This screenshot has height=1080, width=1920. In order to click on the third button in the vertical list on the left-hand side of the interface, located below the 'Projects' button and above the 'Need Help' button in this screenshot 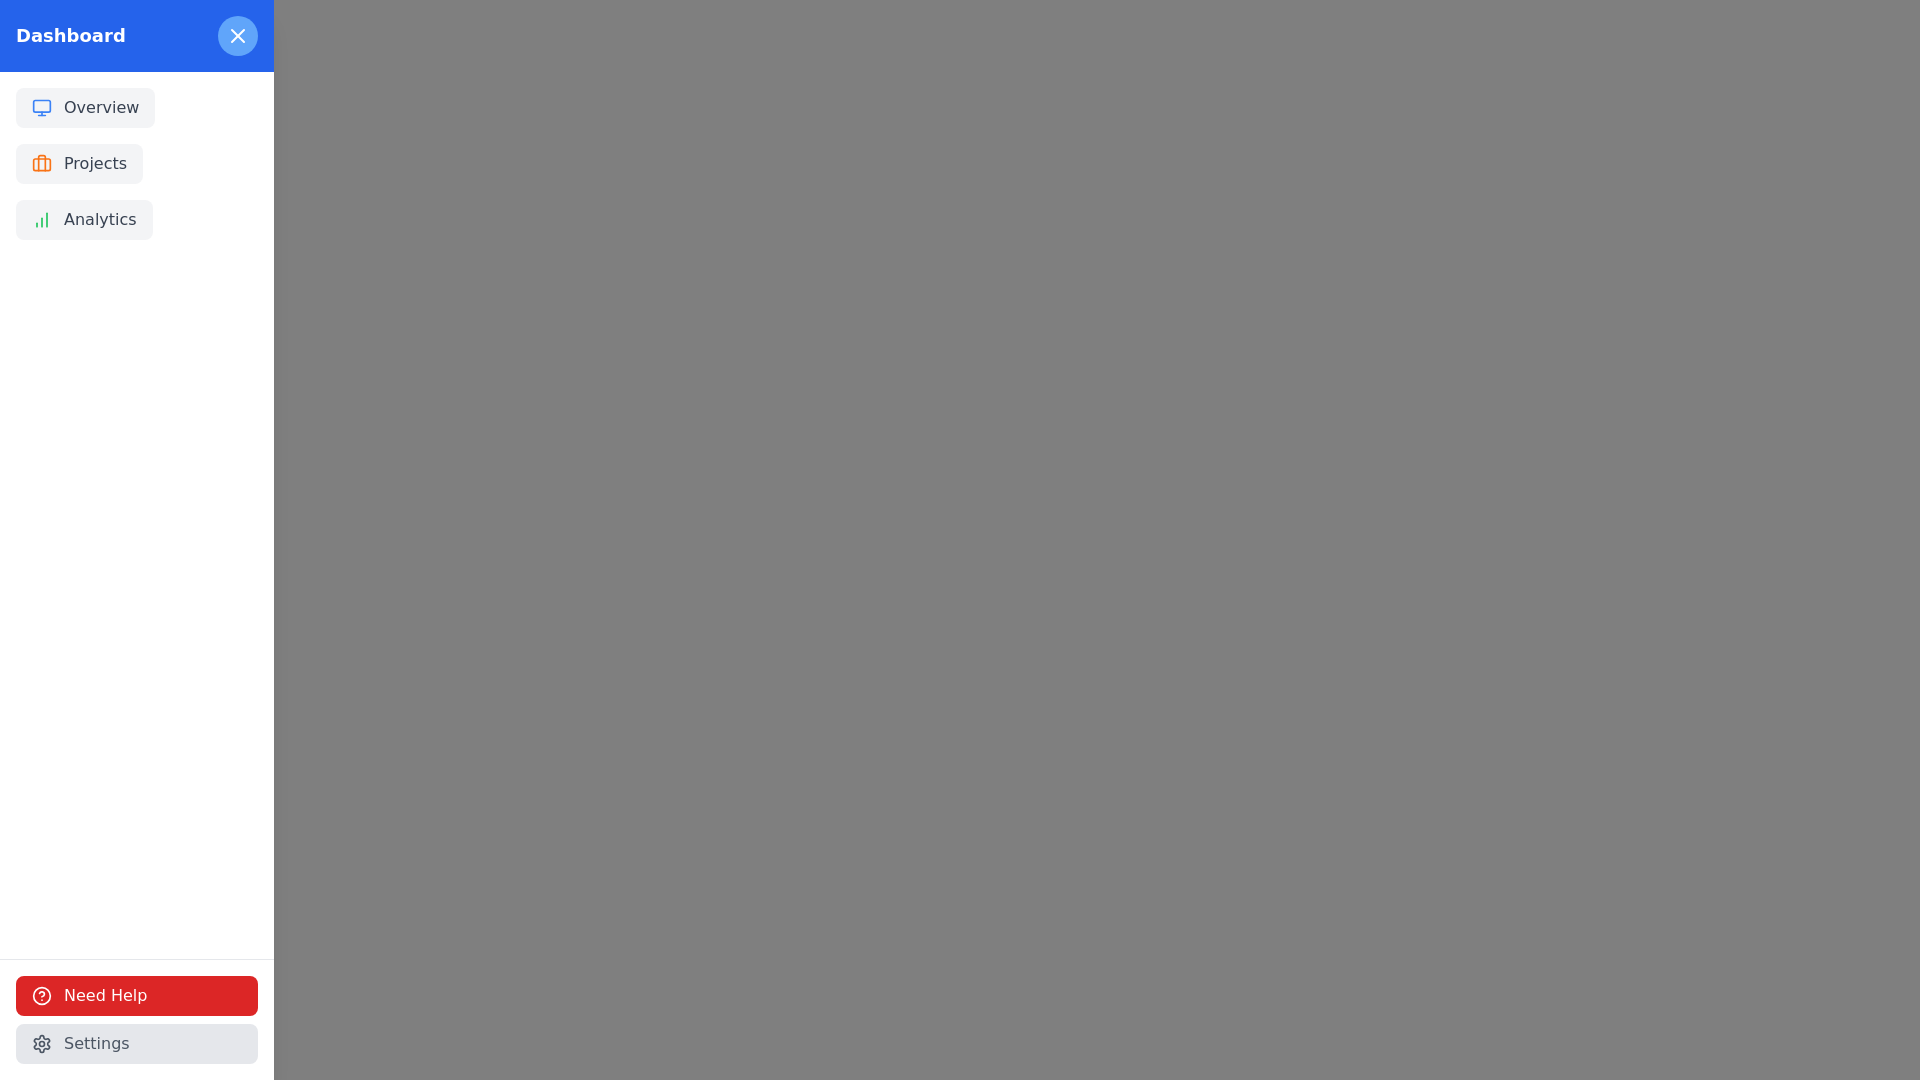, I will do `click(82, 219)`.